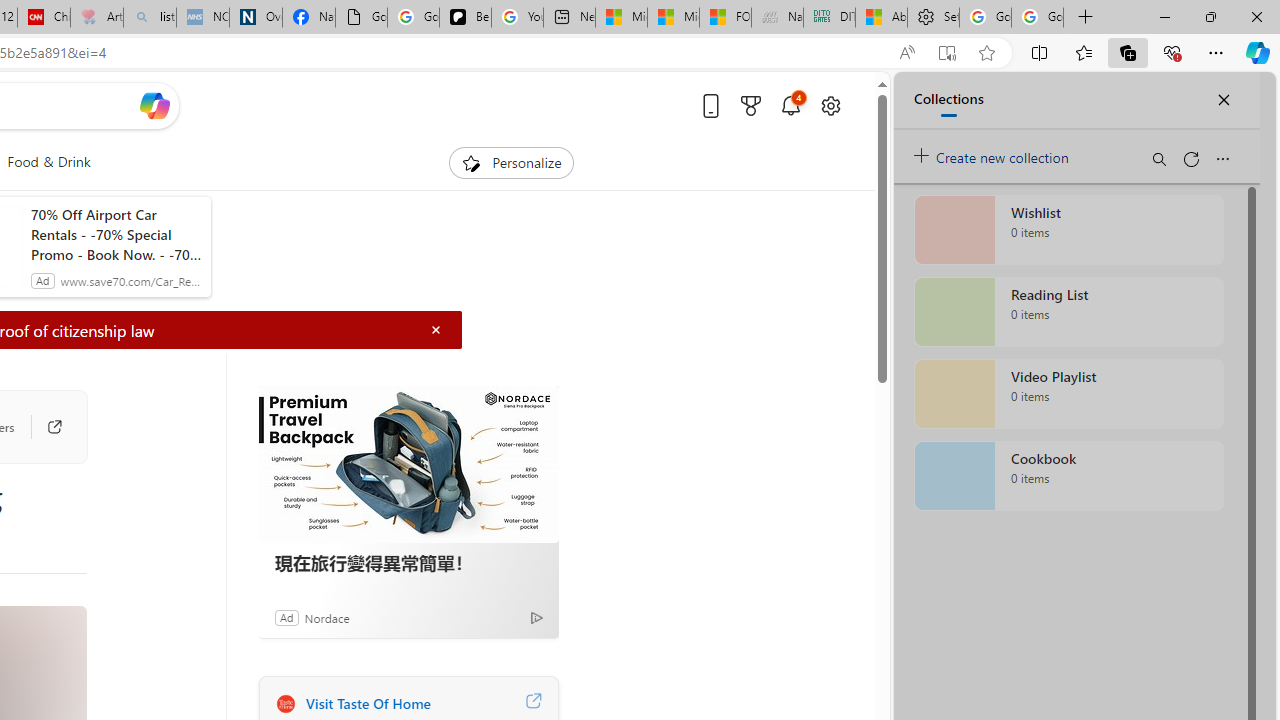 The width and height of the screenshot is (1280, 720). I want to click on 'To get missing image descriptions, open the context menu.', so click(470, 161).